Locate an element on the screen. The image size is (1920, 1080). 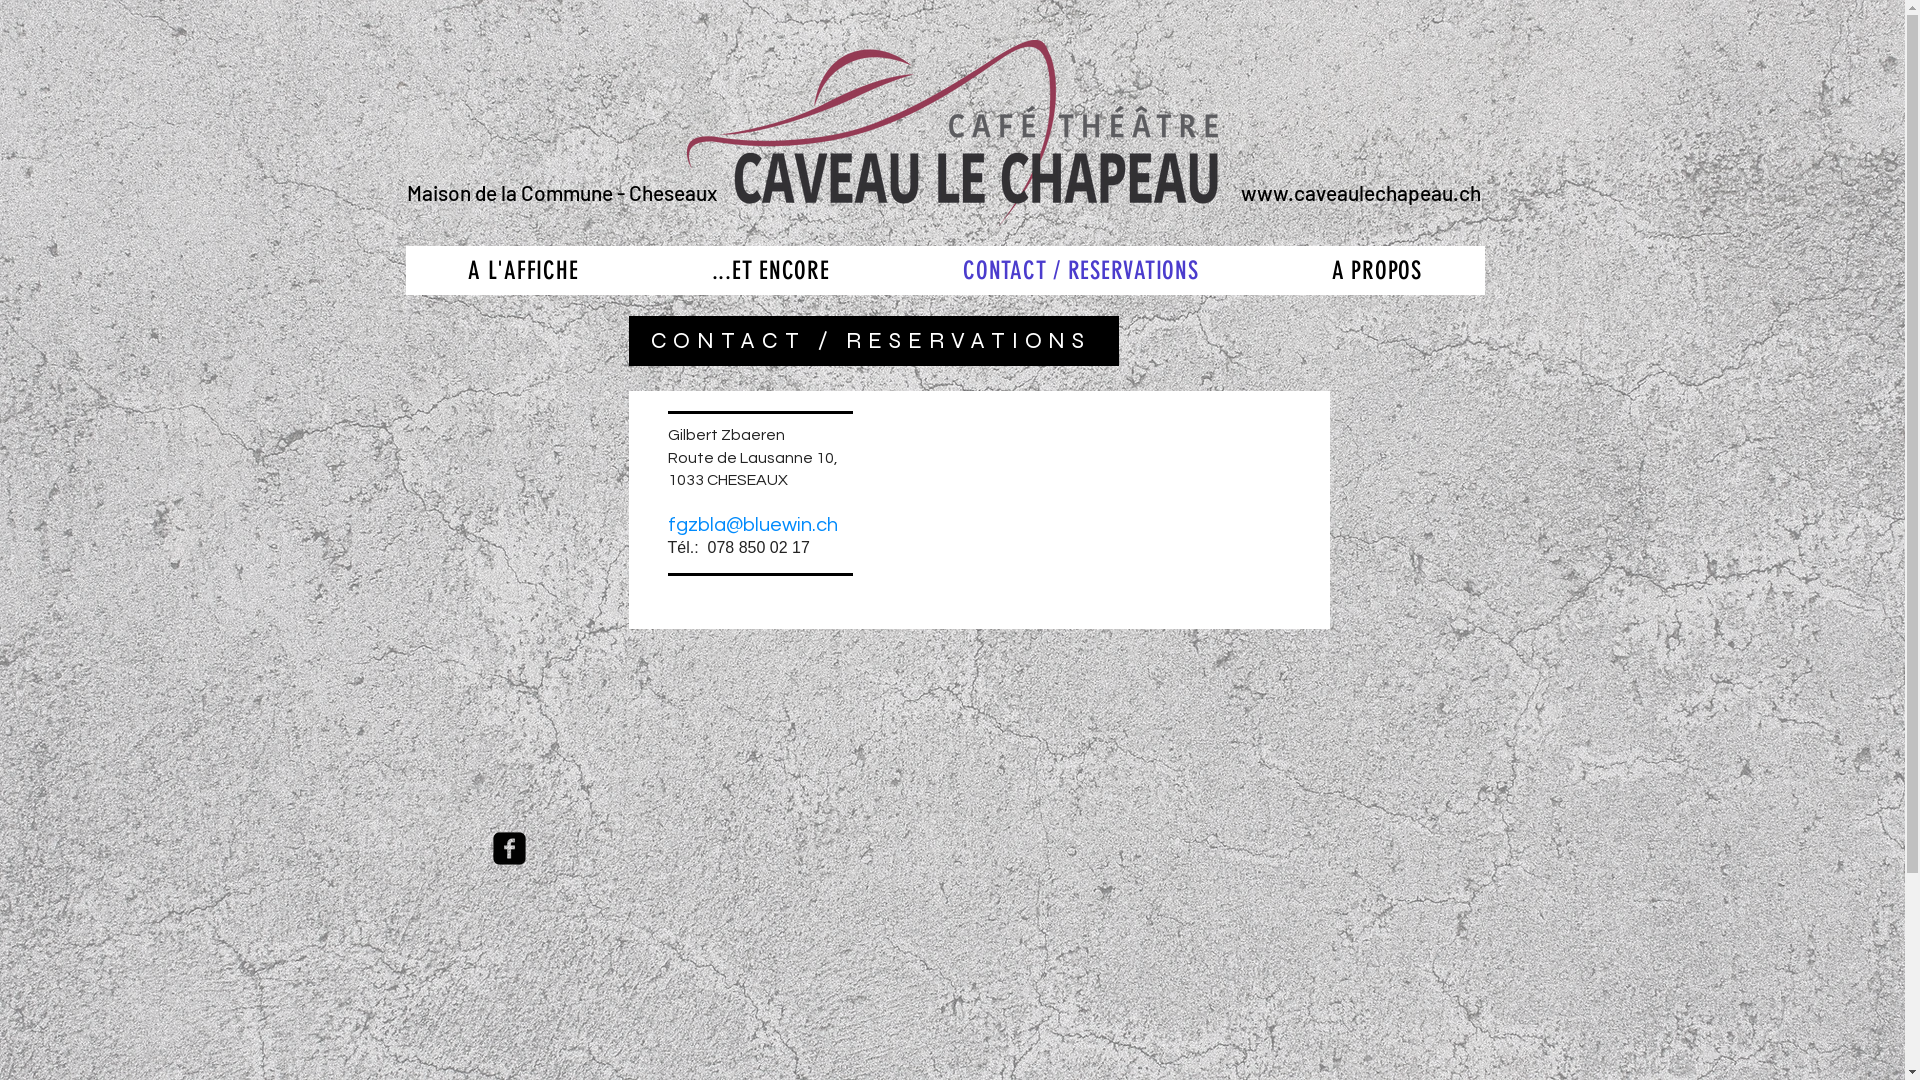
'...ET ENCORE' is located at coordinates (769, 270).